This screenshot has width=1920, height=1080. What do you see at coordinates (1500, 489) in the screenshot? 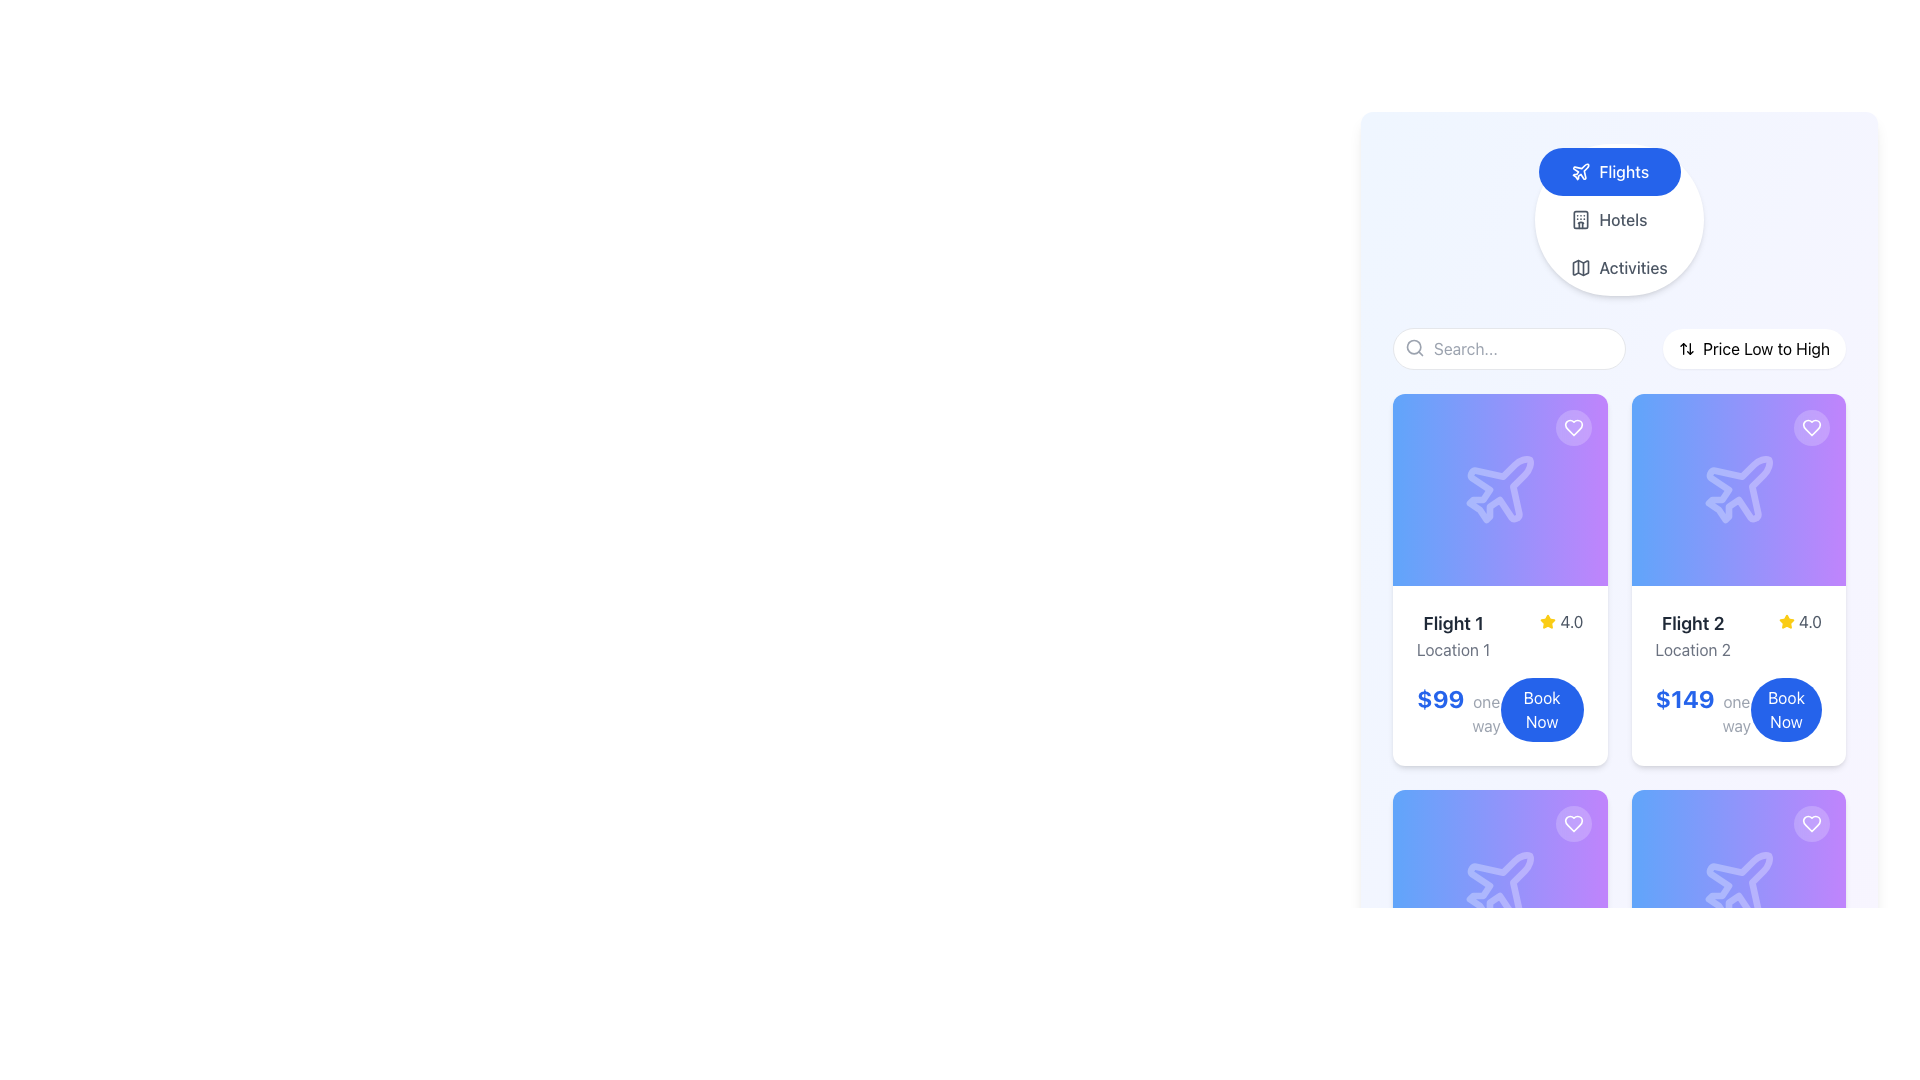
I see `the flight-related icon located in the top-left card under the 'Flights' tab, positioned above the text details of 'Flight 1' and to the left of the 'heart' icon` at bounding box center [1500, 489].